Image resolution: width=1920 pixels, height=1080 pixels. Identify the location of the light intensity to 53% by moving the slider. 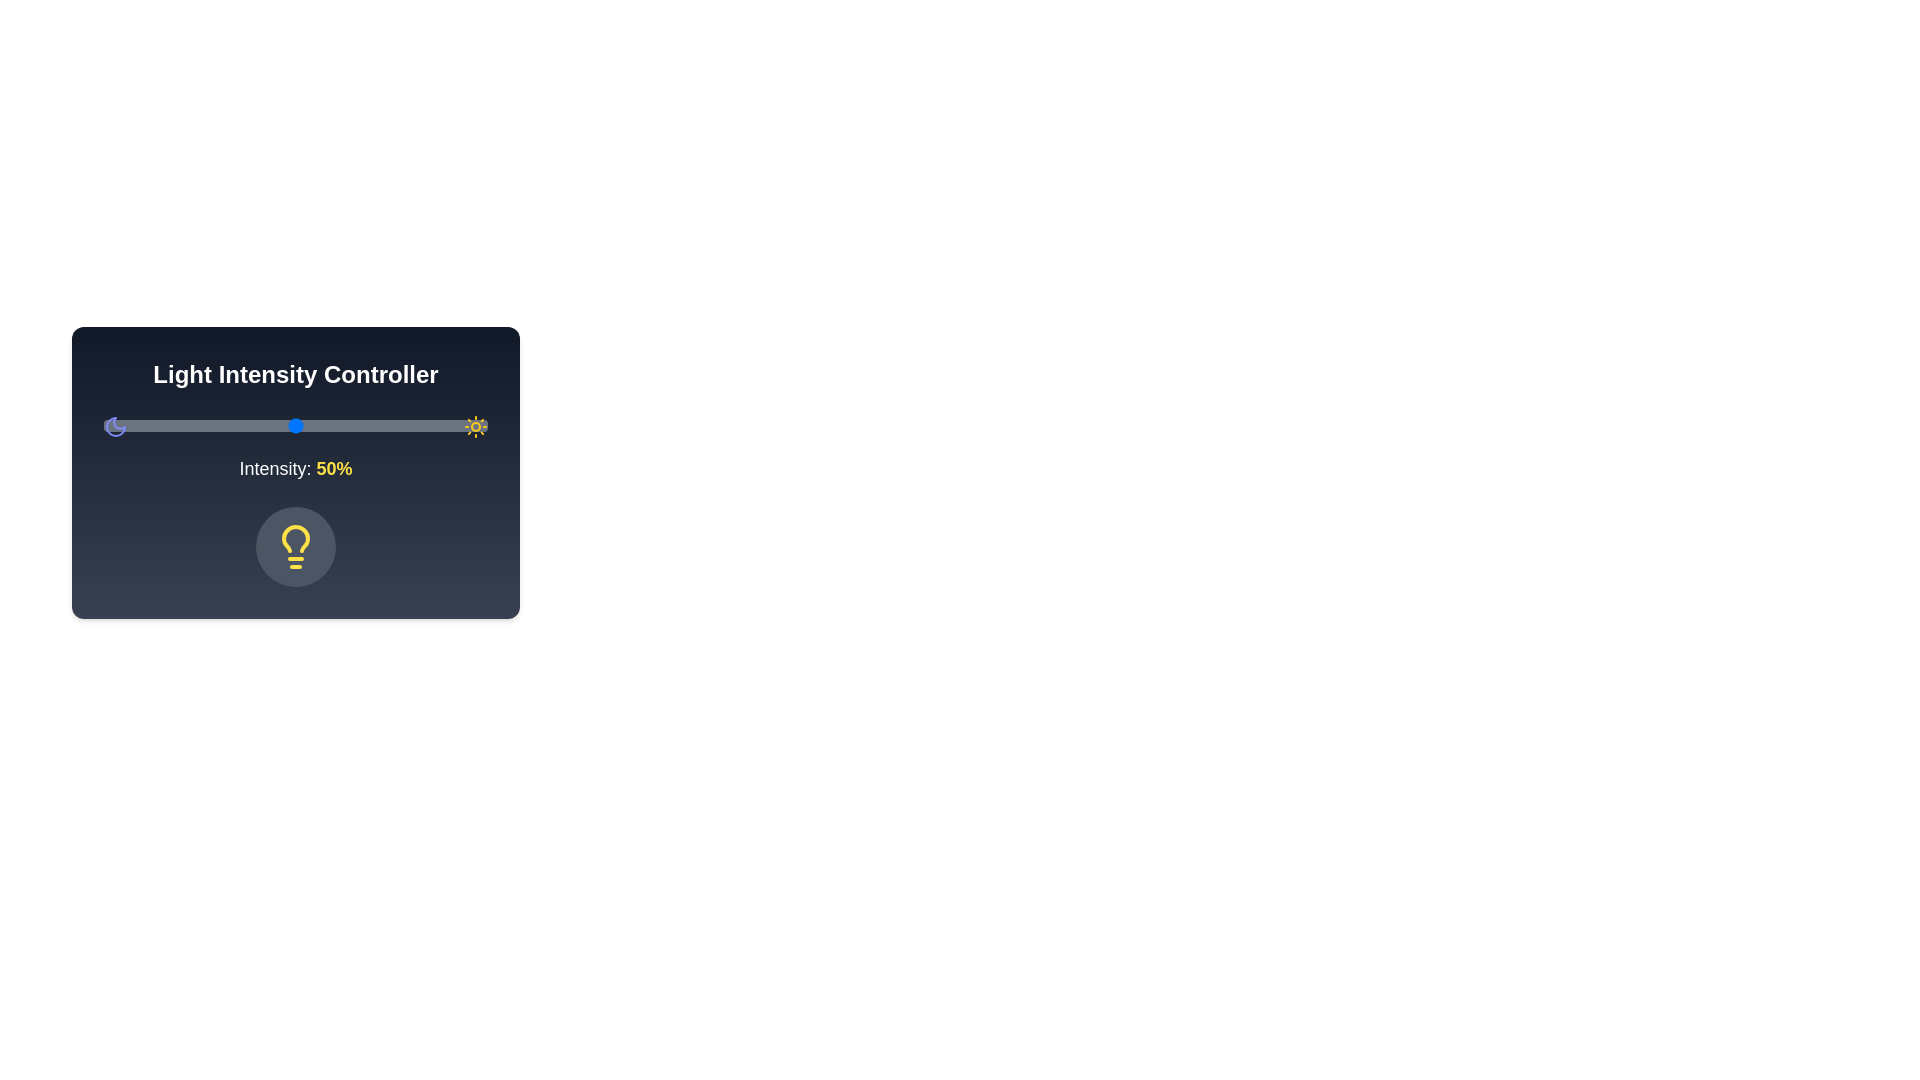
(306, 424).